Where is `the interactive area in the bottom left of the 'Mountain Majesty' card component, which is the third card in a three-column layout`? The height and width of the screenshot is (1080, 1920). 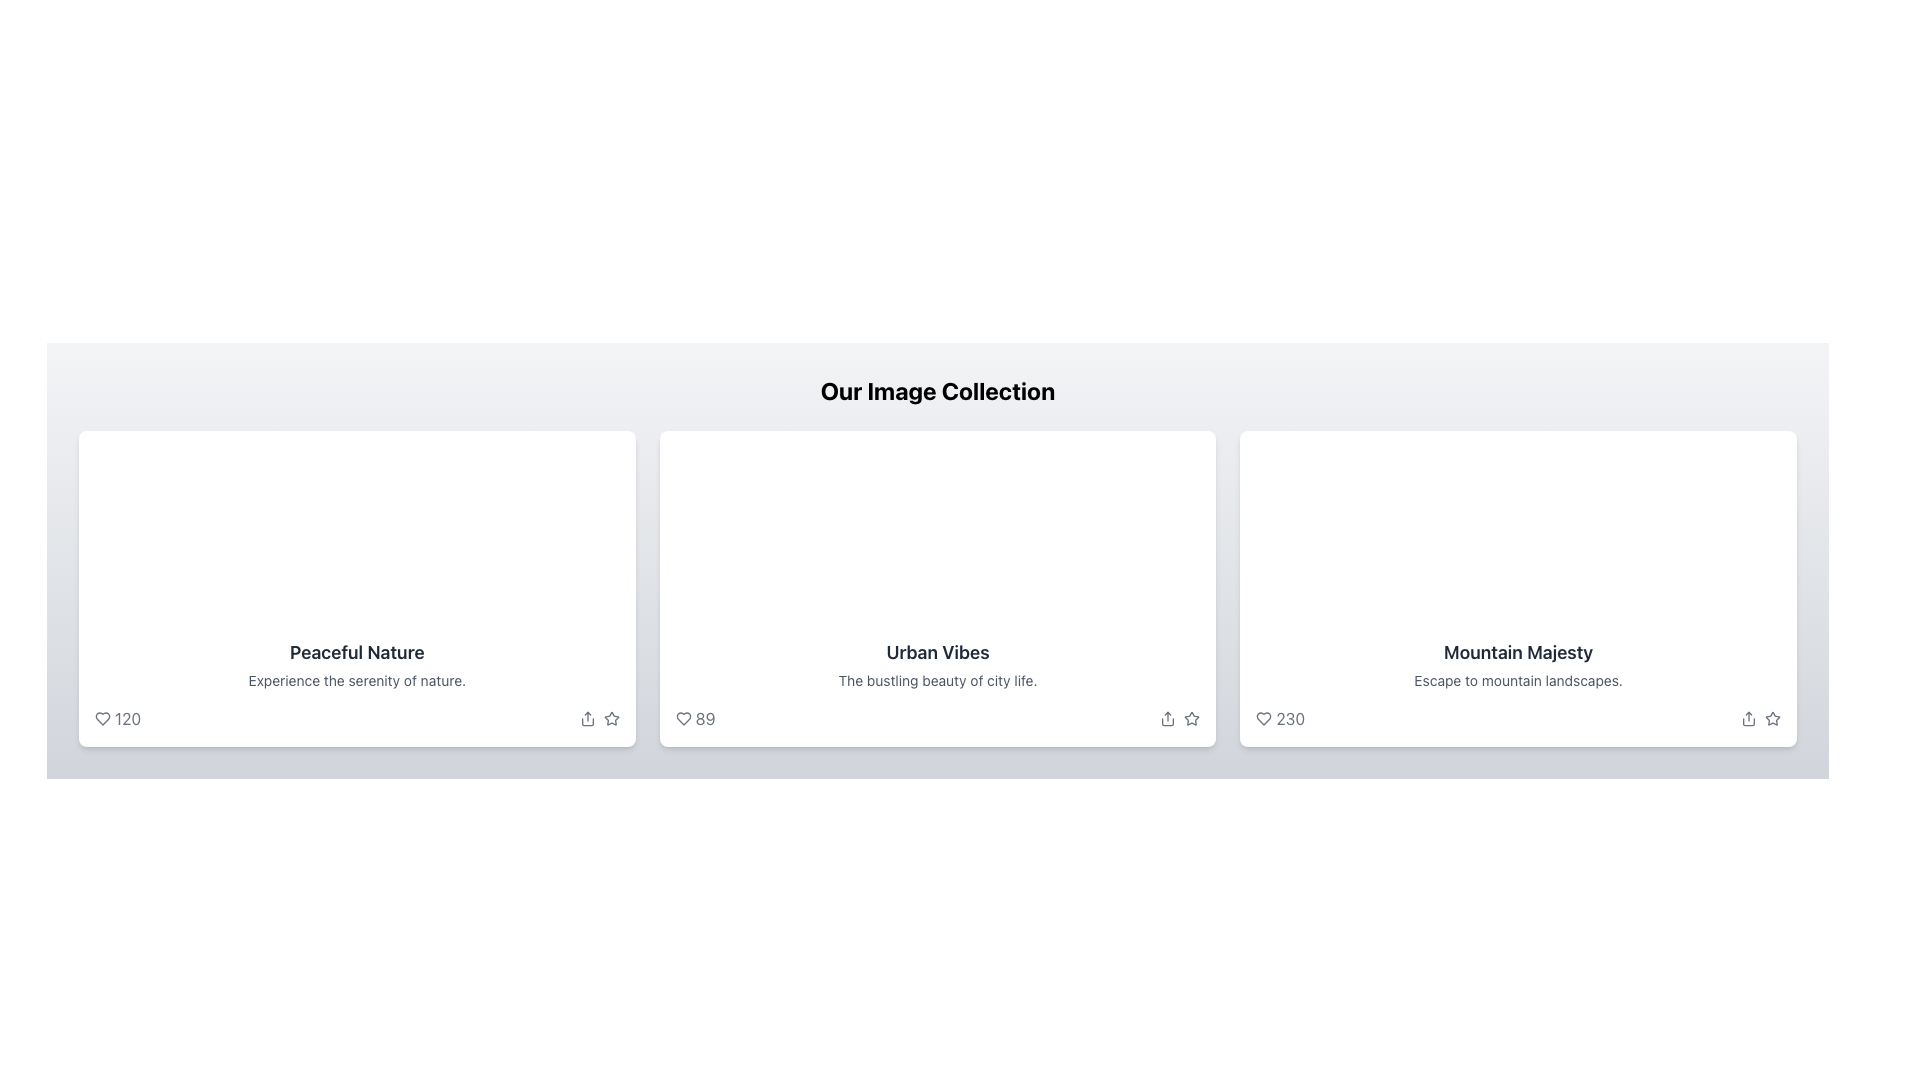
the interactive area in the bottom left of the 'Mountain Majesty' card component, which is the third card in a three-column layout is located at coordinates (1518, 588).